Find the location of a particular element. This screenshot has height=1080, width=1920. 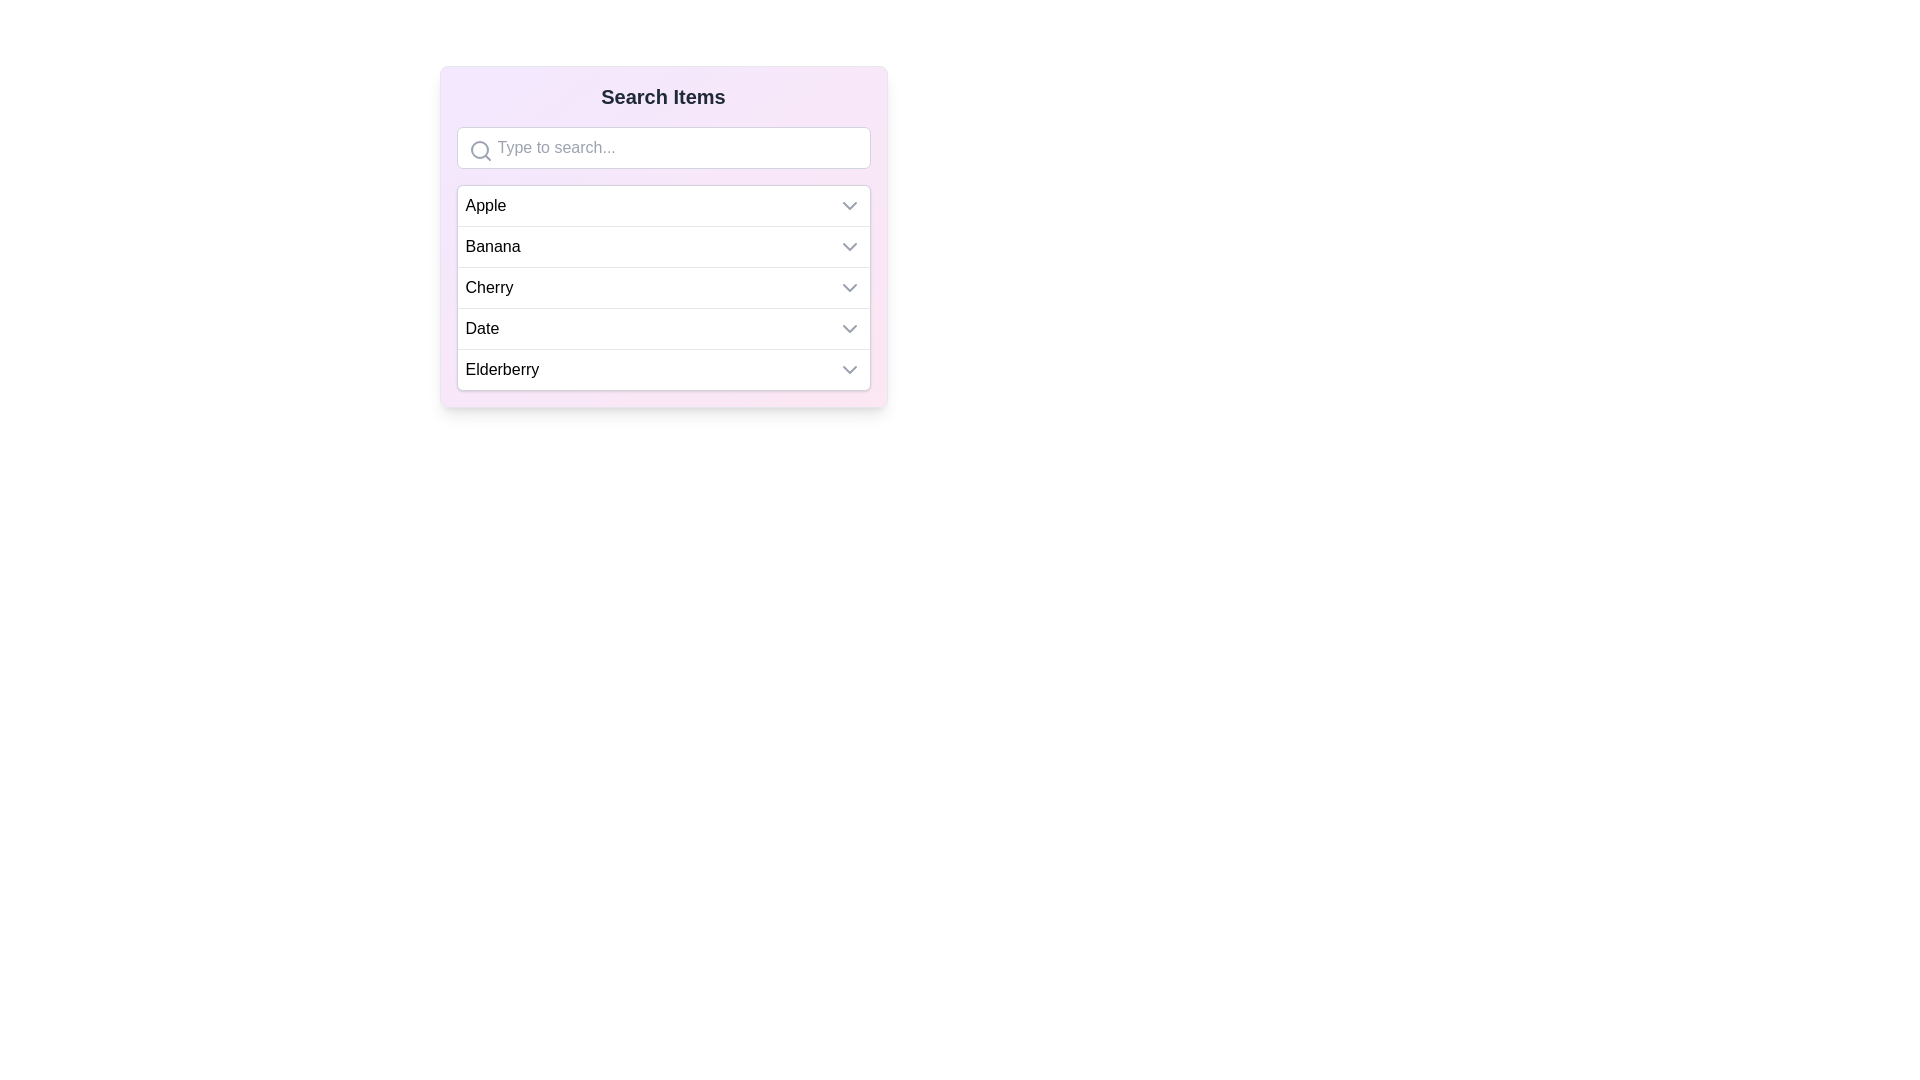

the text label that displays 'Search Items', which is styled prominently with a large, bold gray font, positioned at the top of the section above the search bar is located at coordinates (663, 96).